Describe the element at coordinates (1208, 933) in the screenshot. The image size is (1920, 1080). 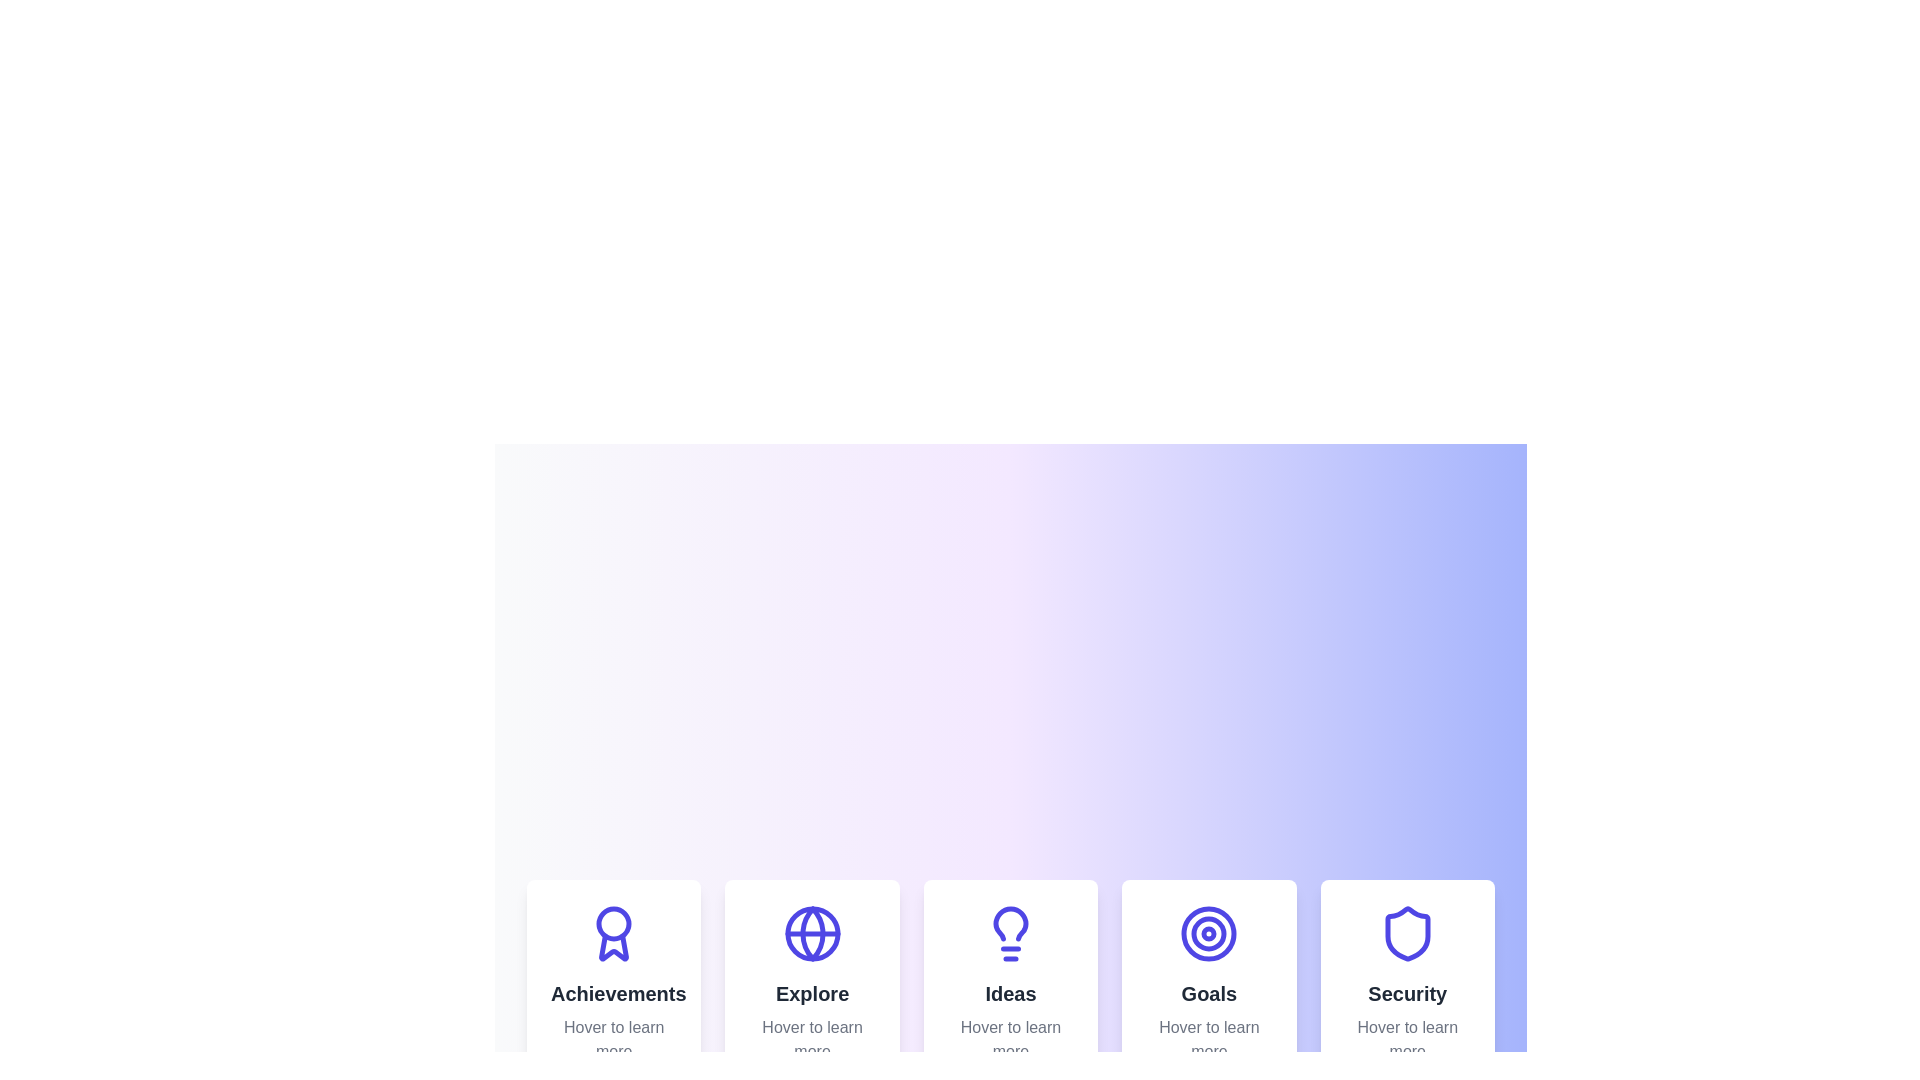
I see `the target icon composed of concentric circles in indigo color, located at the uppermost part of the 'Goals' card in the bottom middle of the interface` at that location.